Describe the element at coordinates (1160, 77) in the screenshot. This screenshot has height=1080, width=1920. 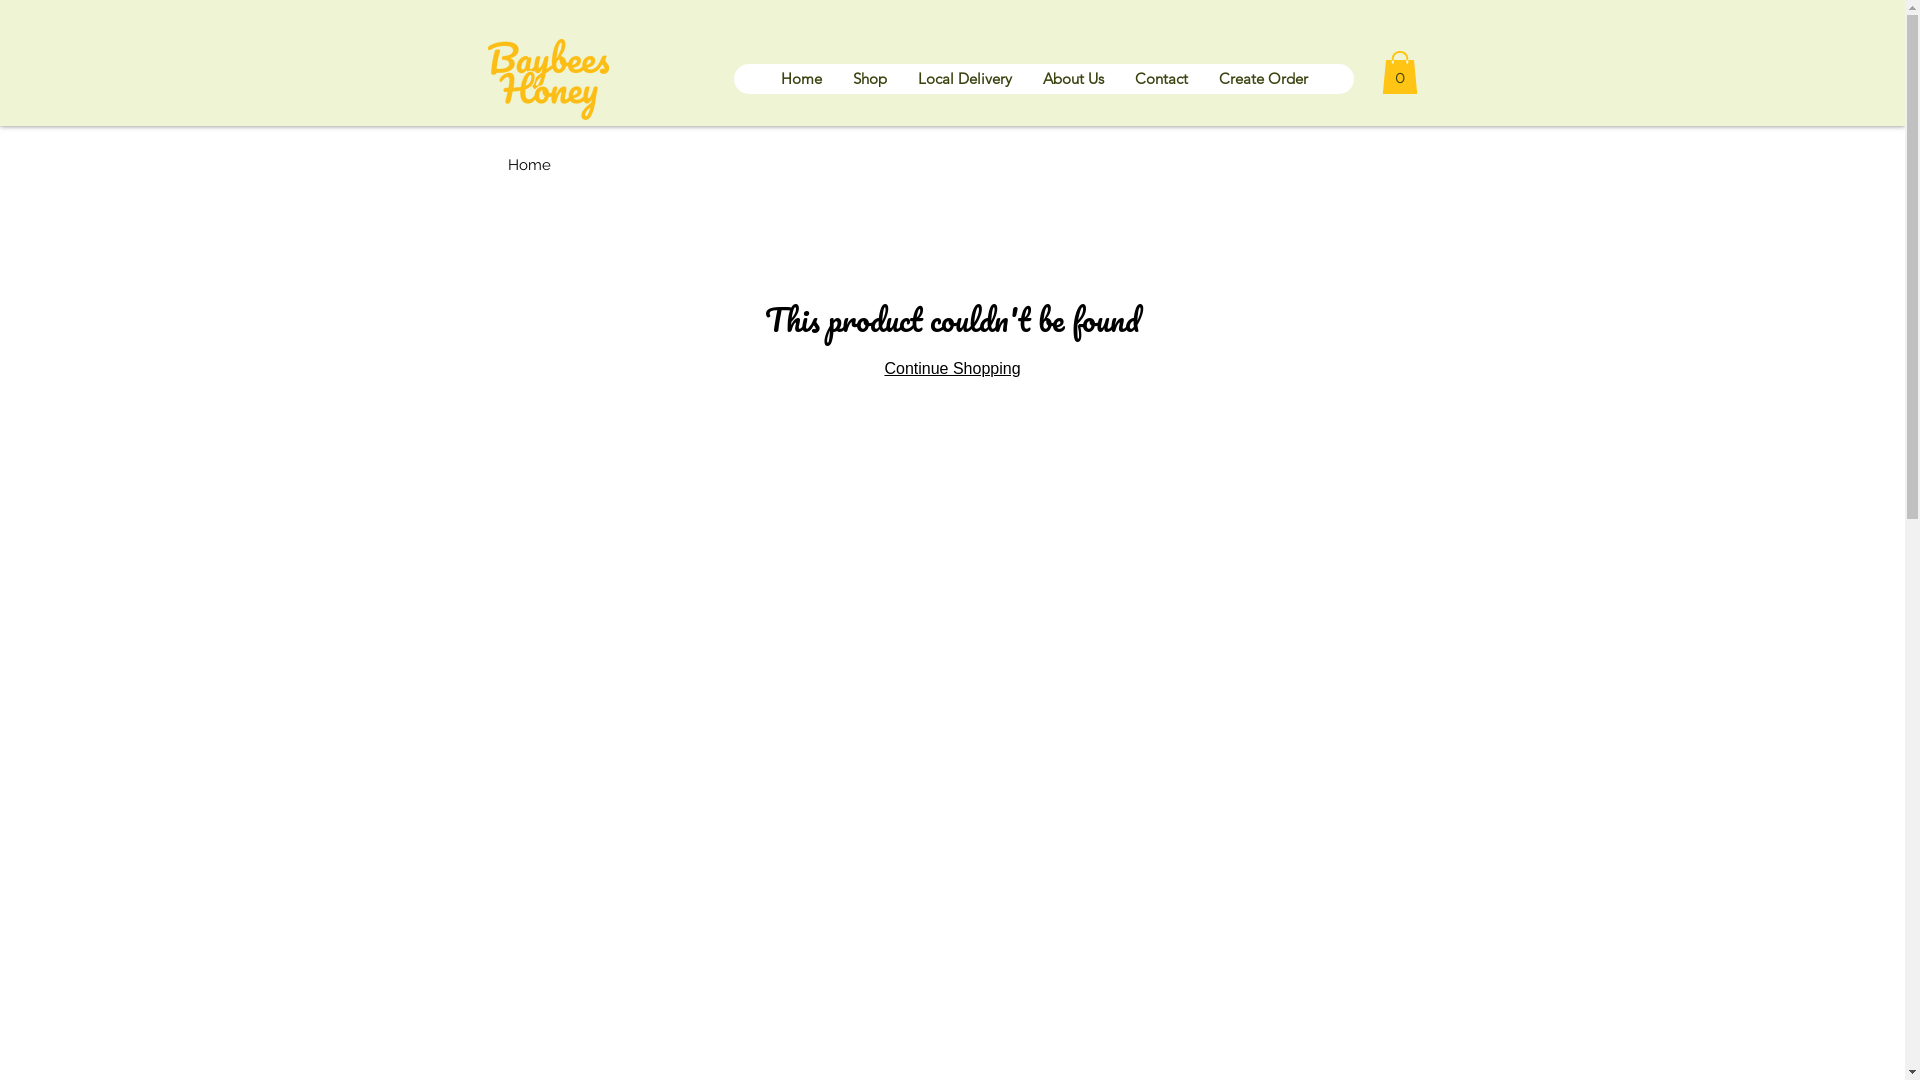
I see `'Contact'` at that location.